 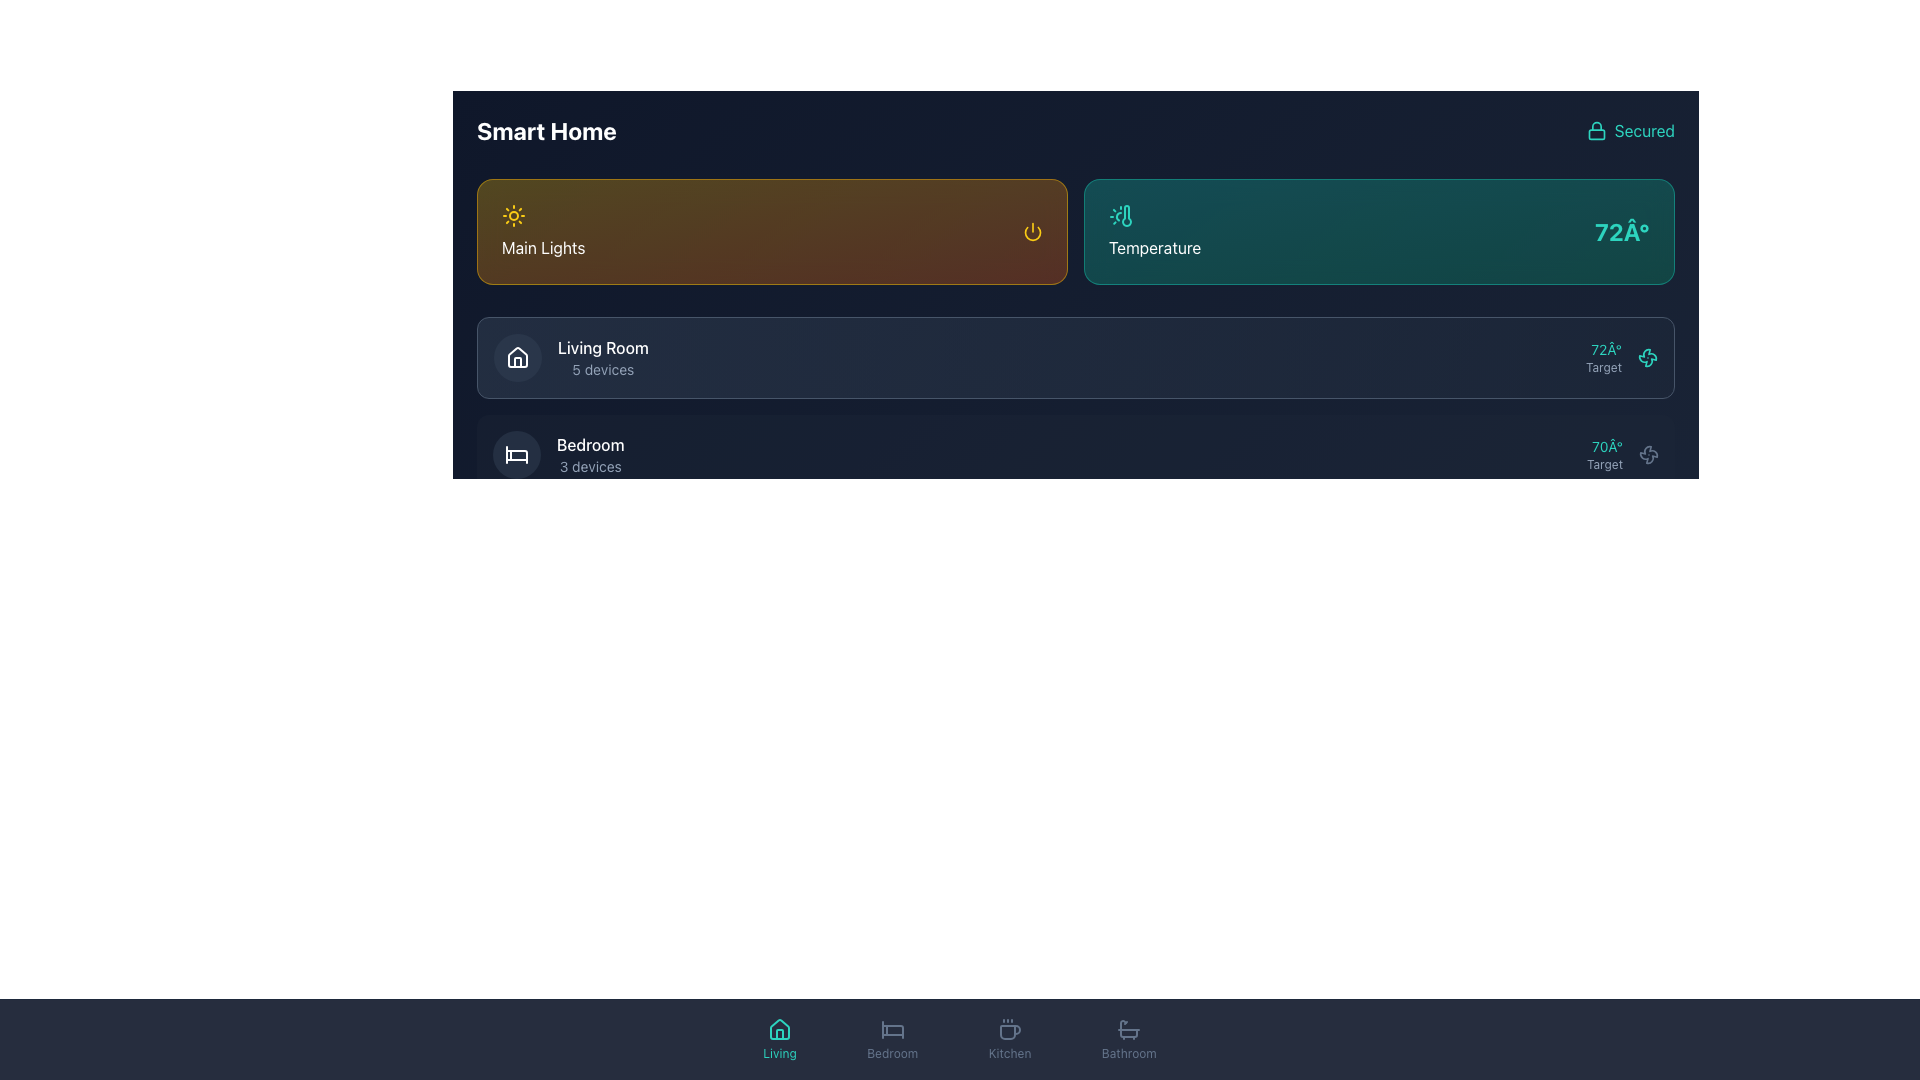 What do you see at coordinates (589, 443) in the screenshot?
I see `the static text label displaying 'Bedroom' which is positioned above the smaller text indicating '3 devices' in the bottom half of the list of rooms` at bounding box center [589, 443].